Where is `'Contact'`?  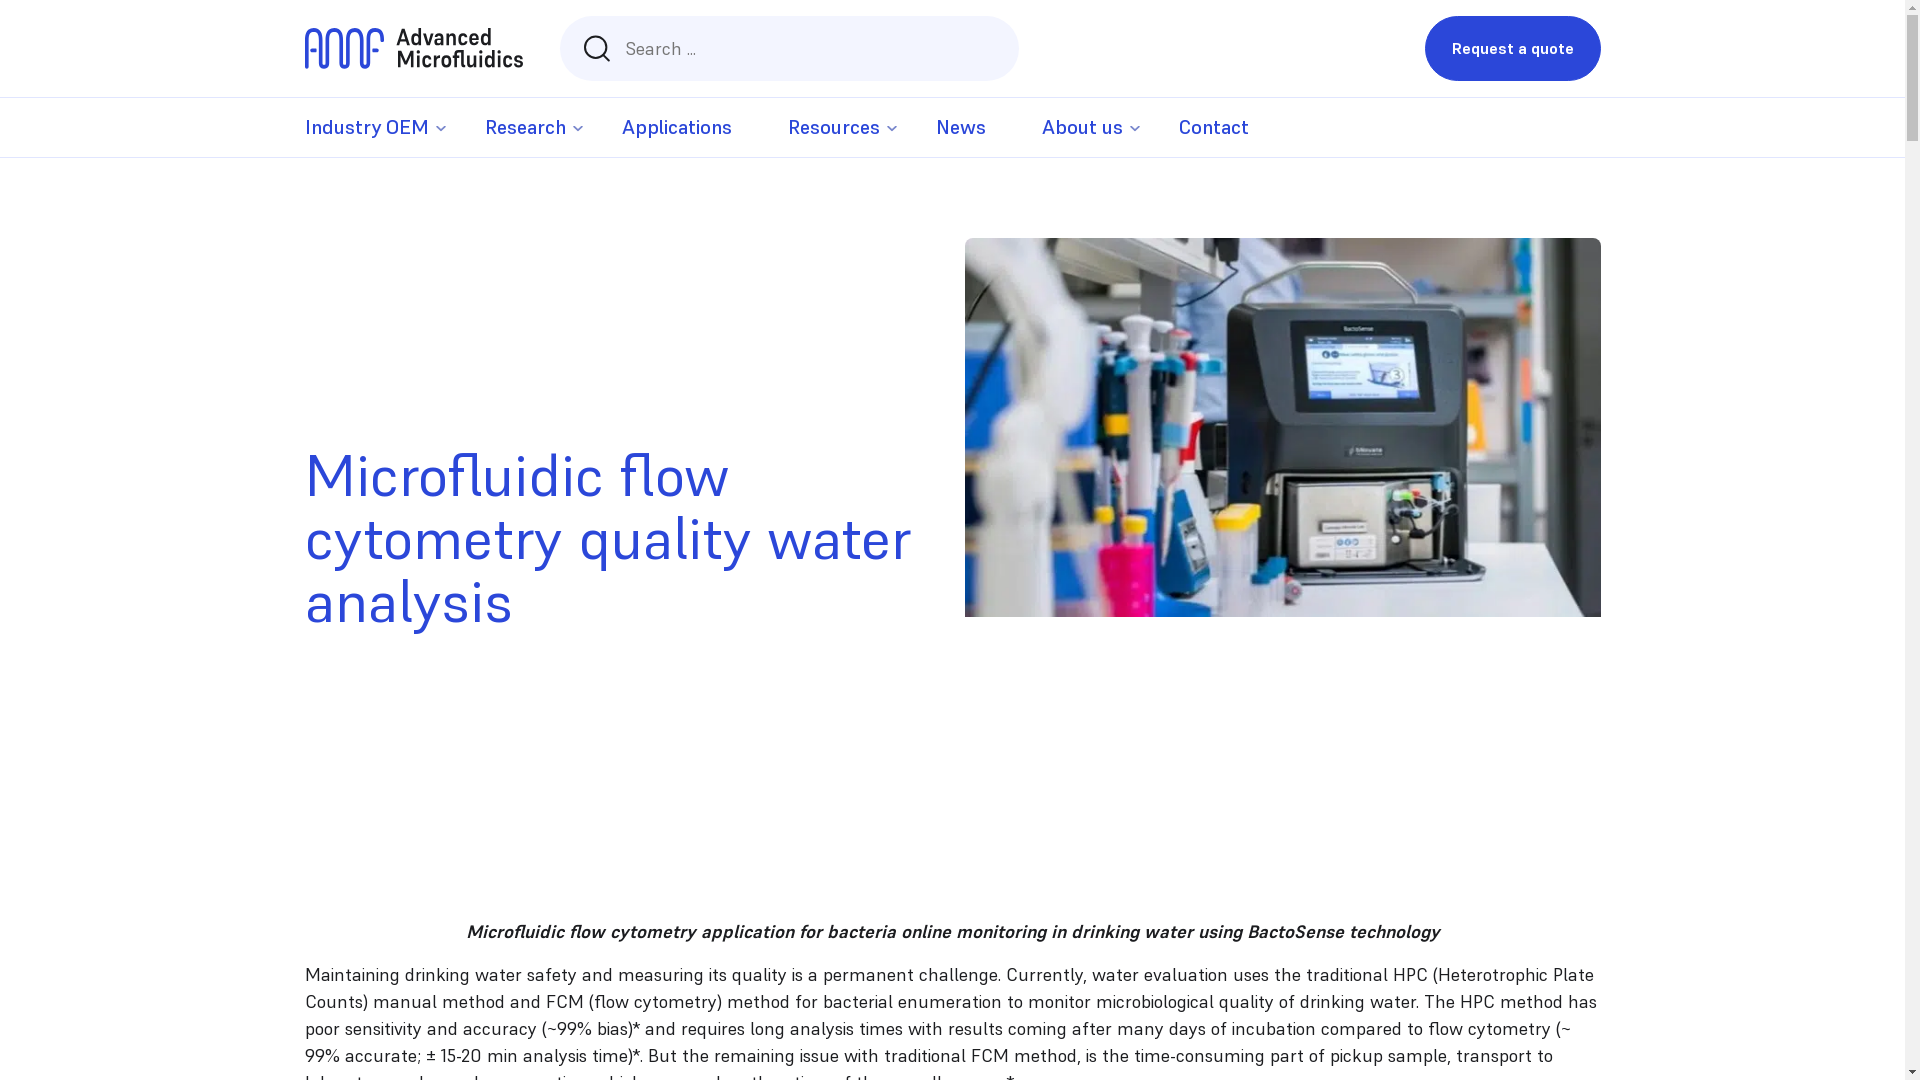
'Contact' is located at coordinates (1212, 127).